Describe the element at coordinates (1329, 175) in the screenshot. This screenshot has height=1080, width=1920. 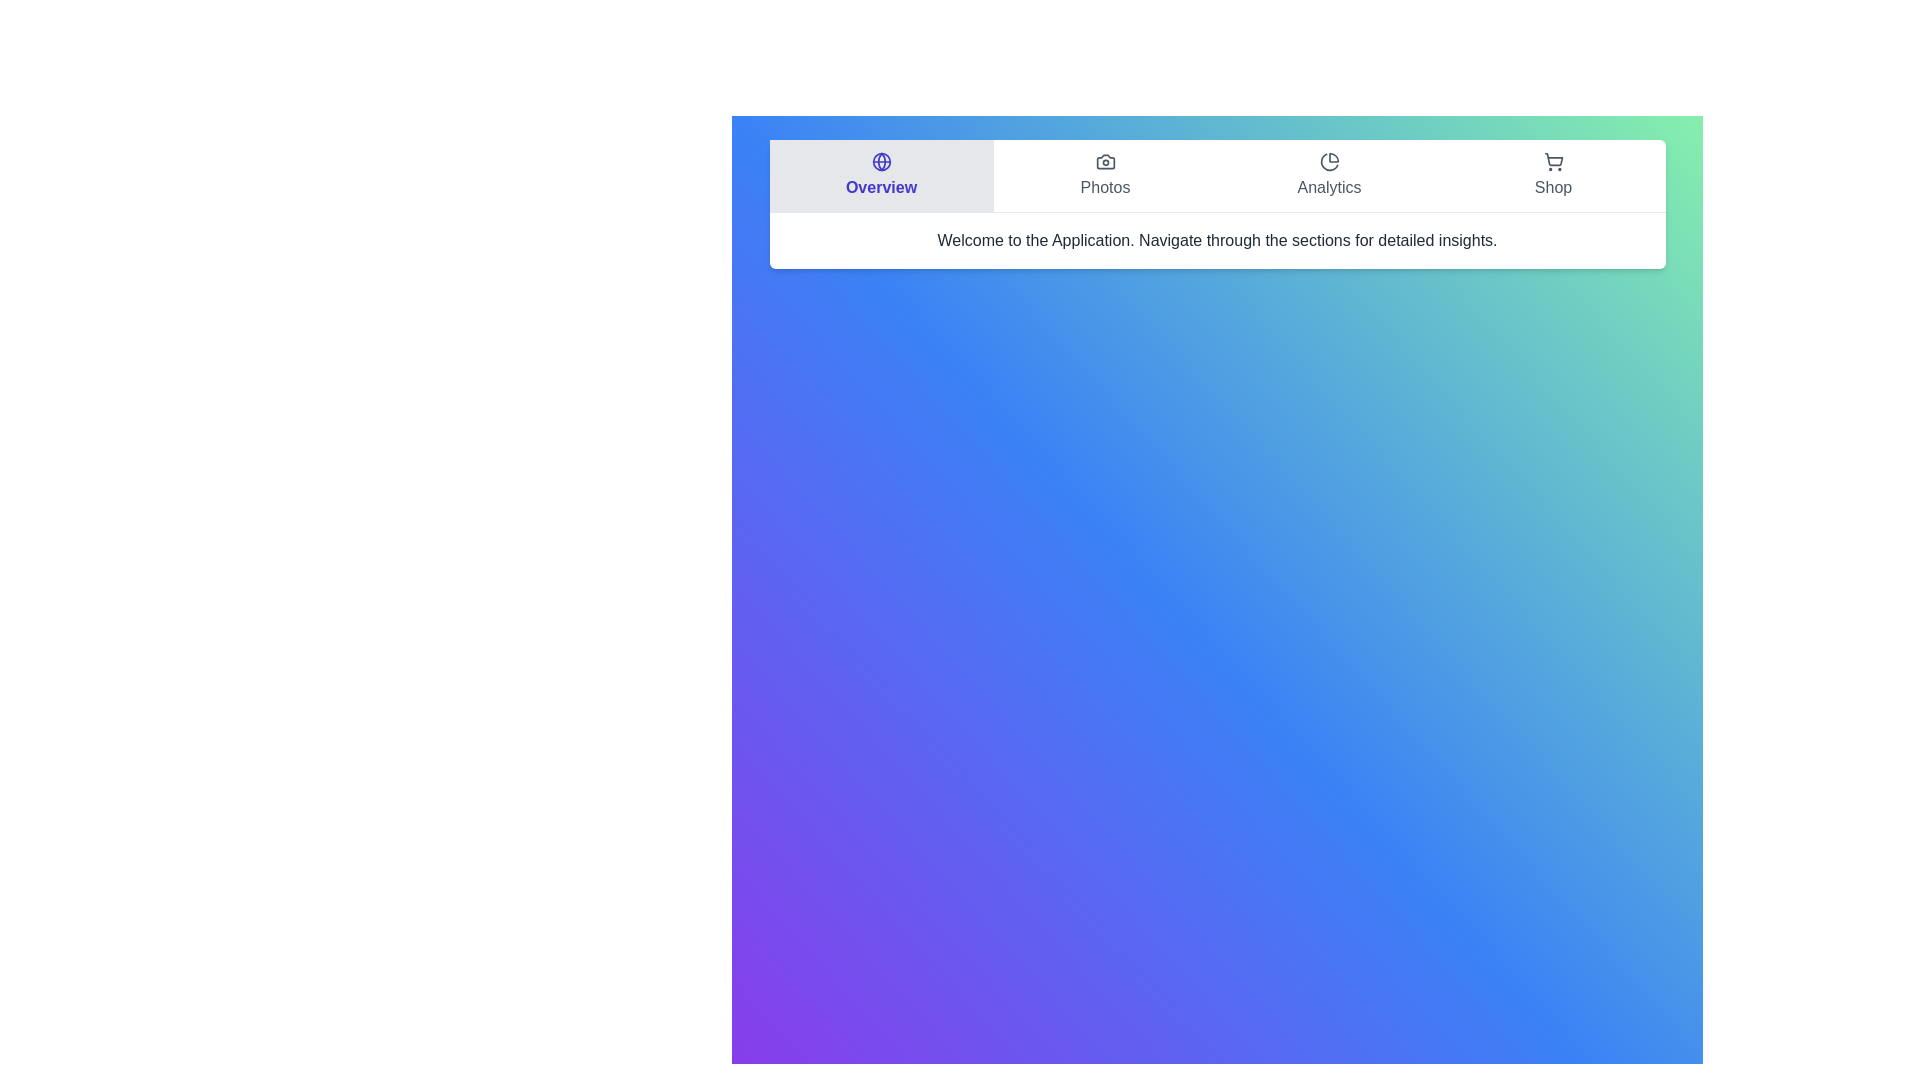
I see `the 'Analytics' navigation button located in the horizontal navigation bar` at that location.